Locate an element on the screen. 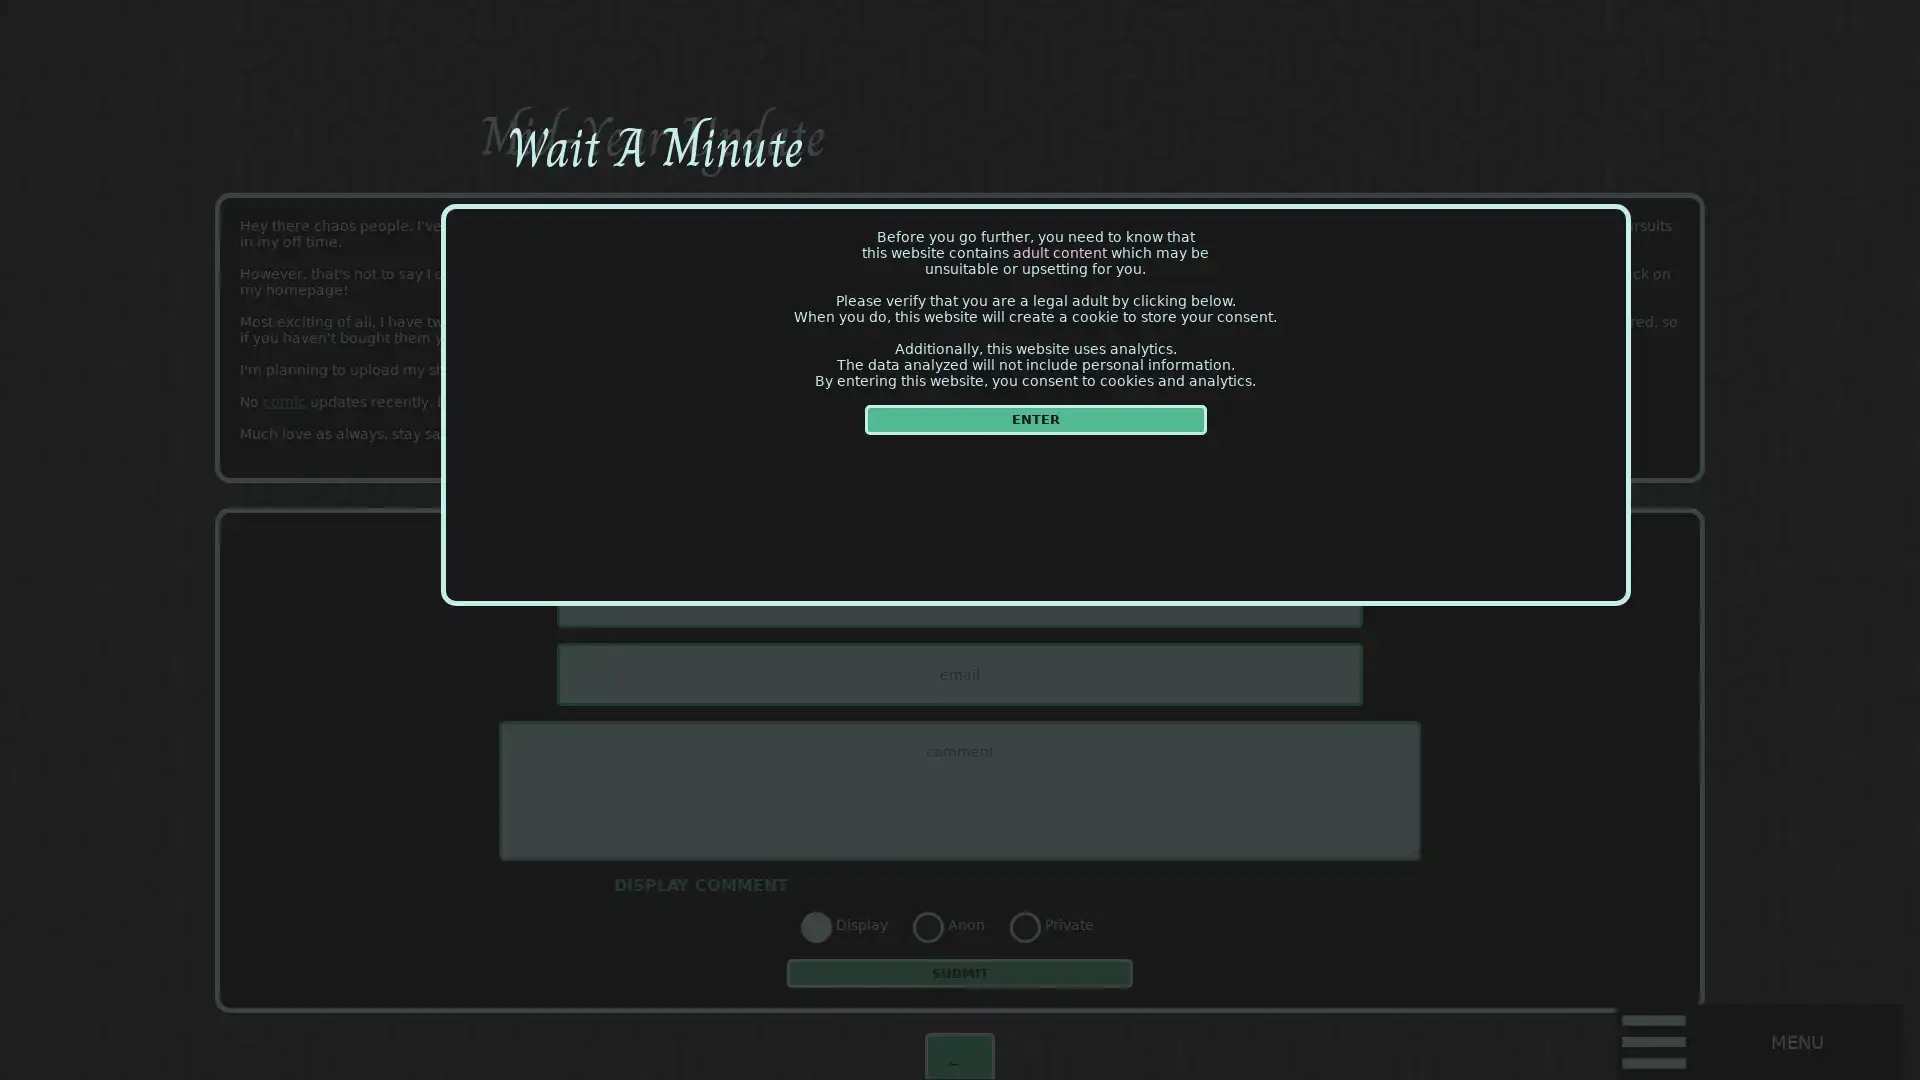 Image resolution: width=1920 pixels, height=1080 pixels. ENTER is located at coordinates (1035, 418).